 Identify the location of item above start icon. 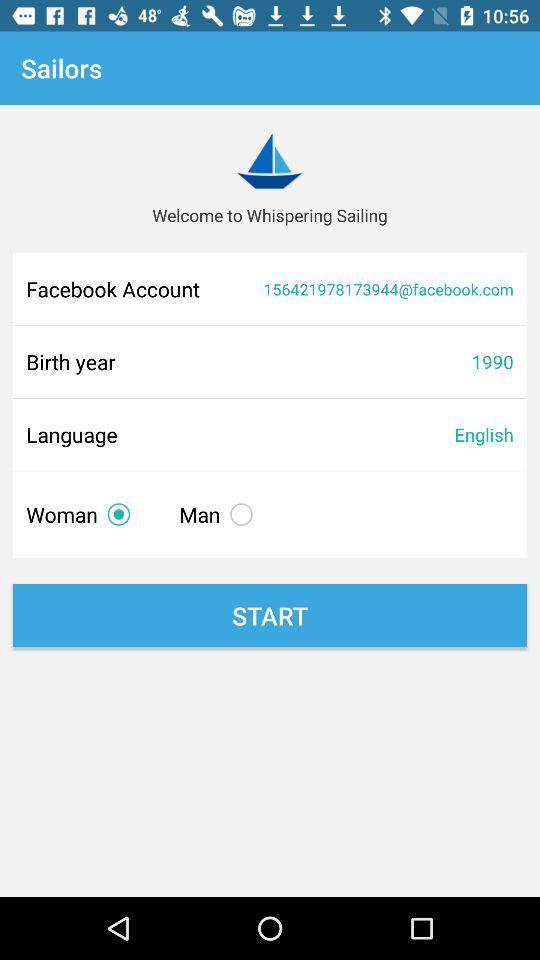
(82, 513).